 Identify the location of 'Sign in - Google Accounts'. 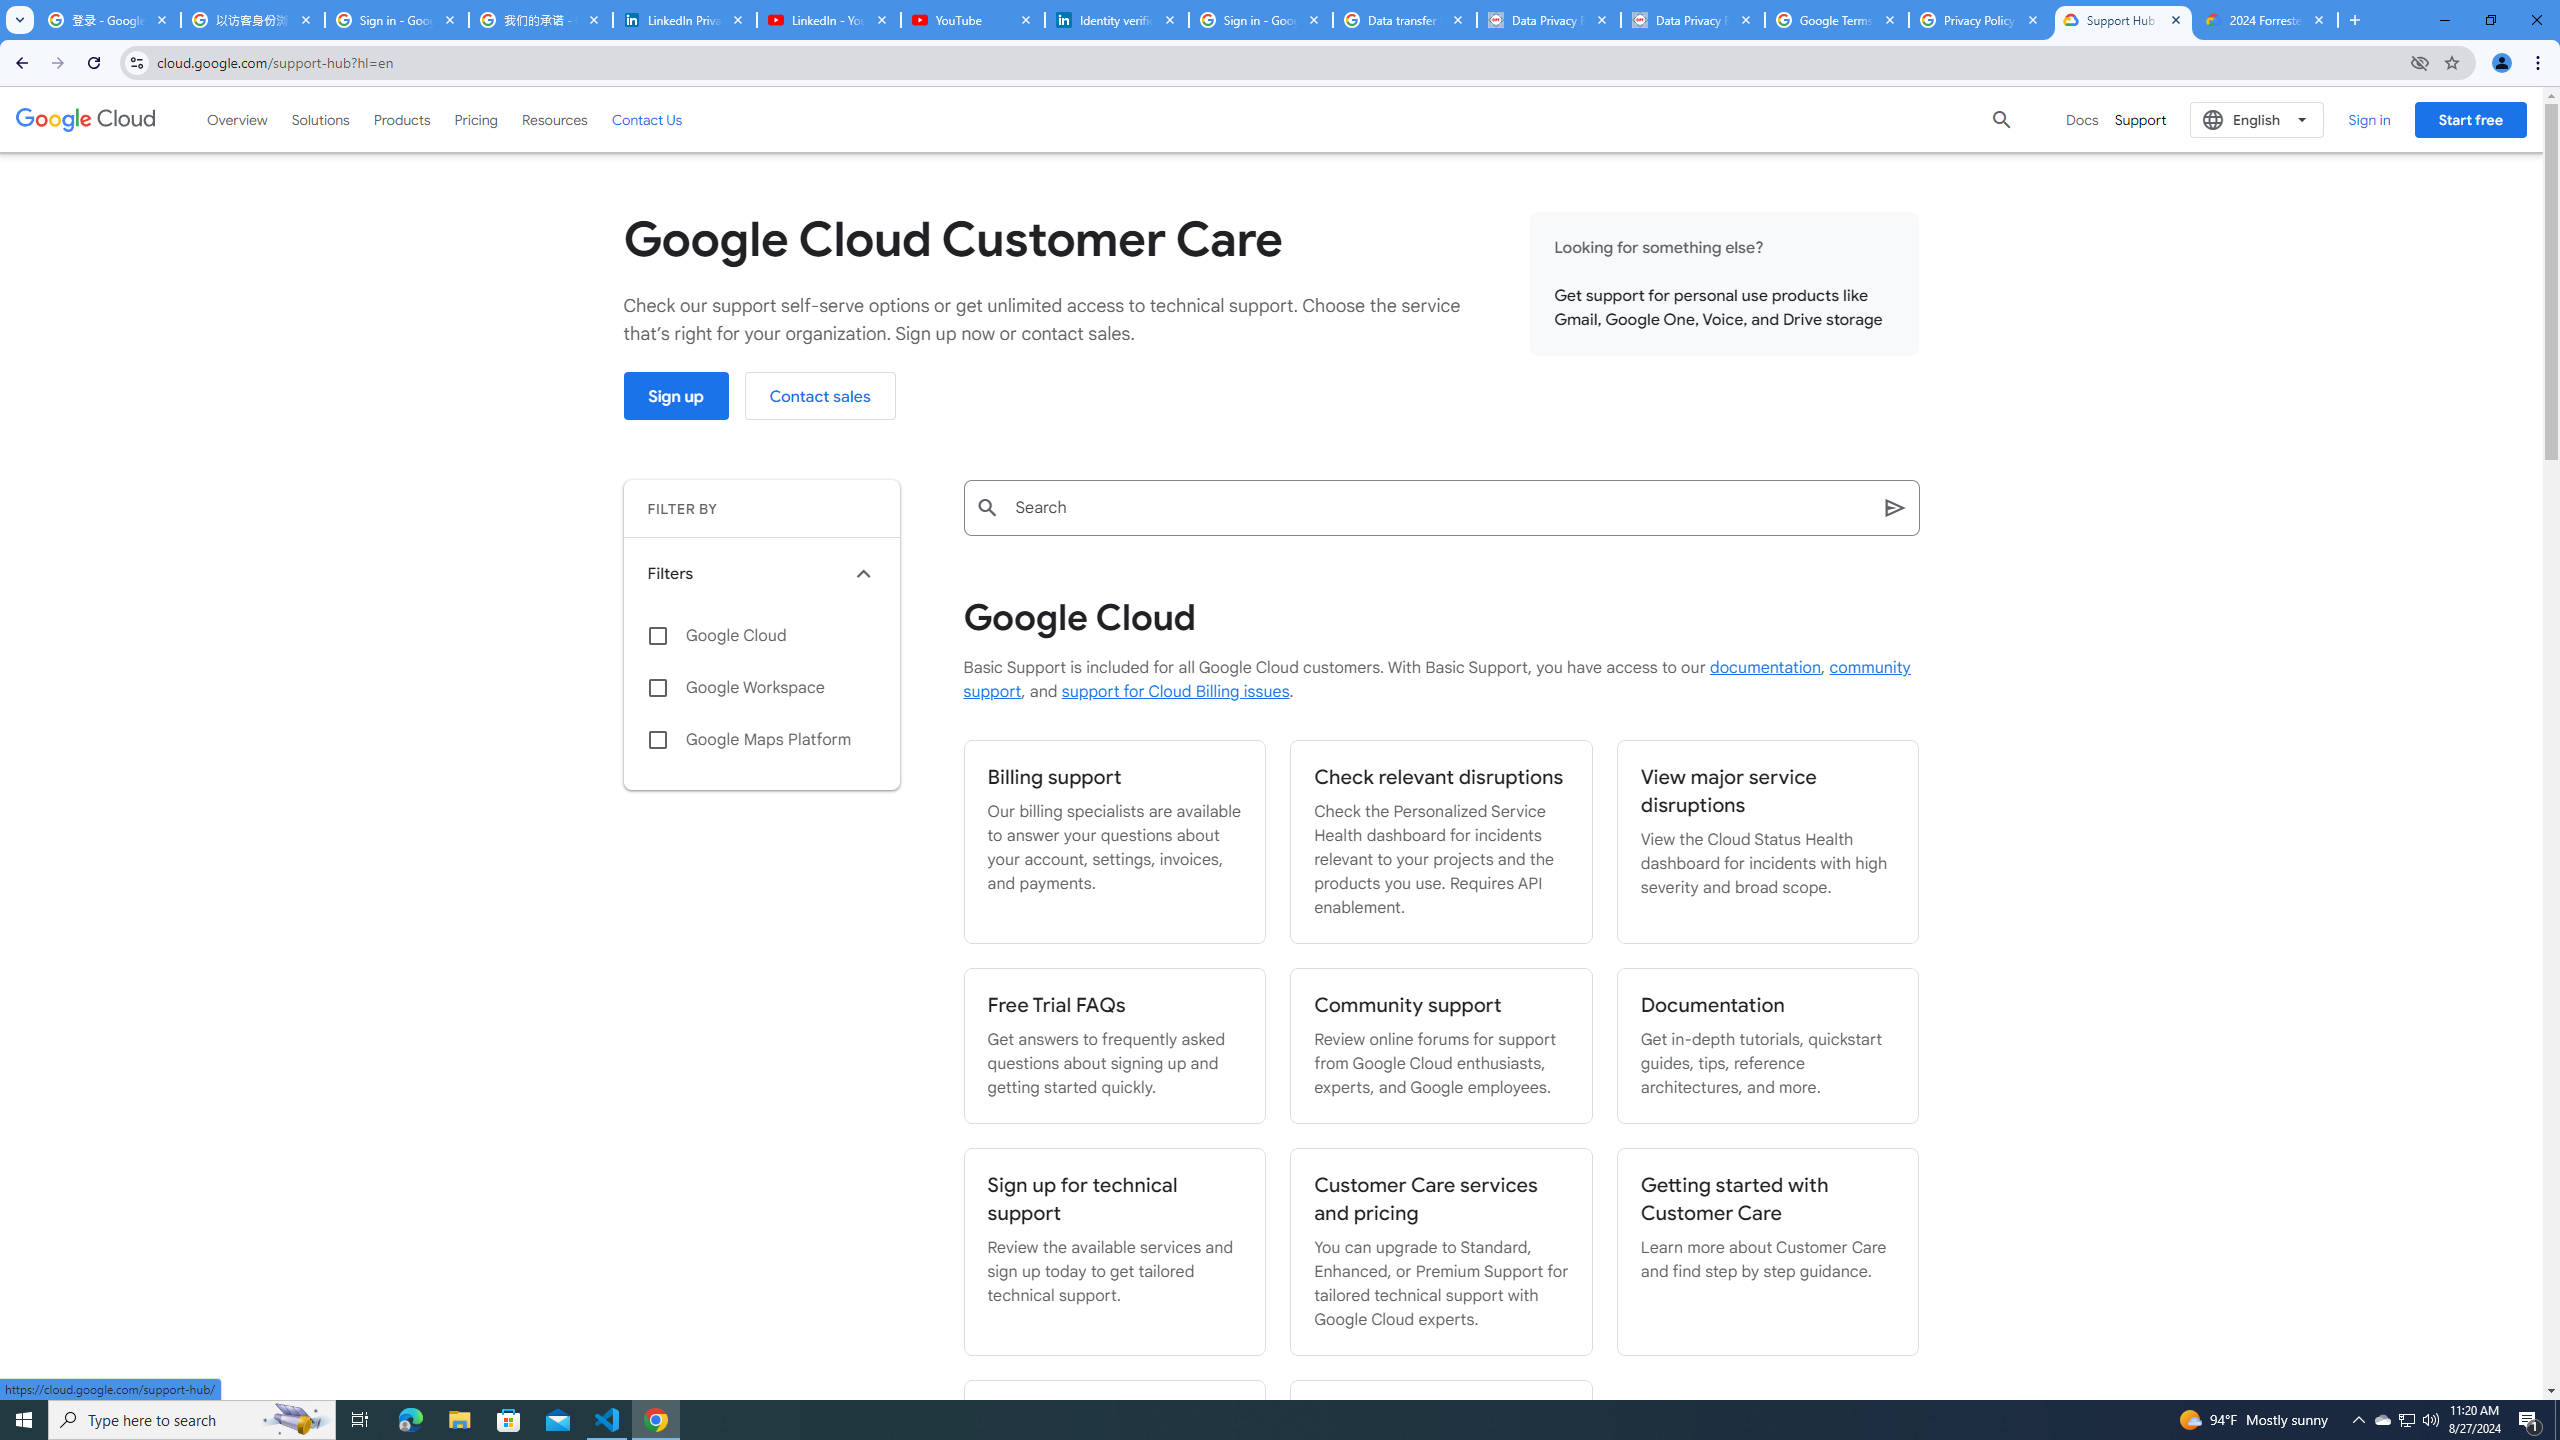
(1259, 19).